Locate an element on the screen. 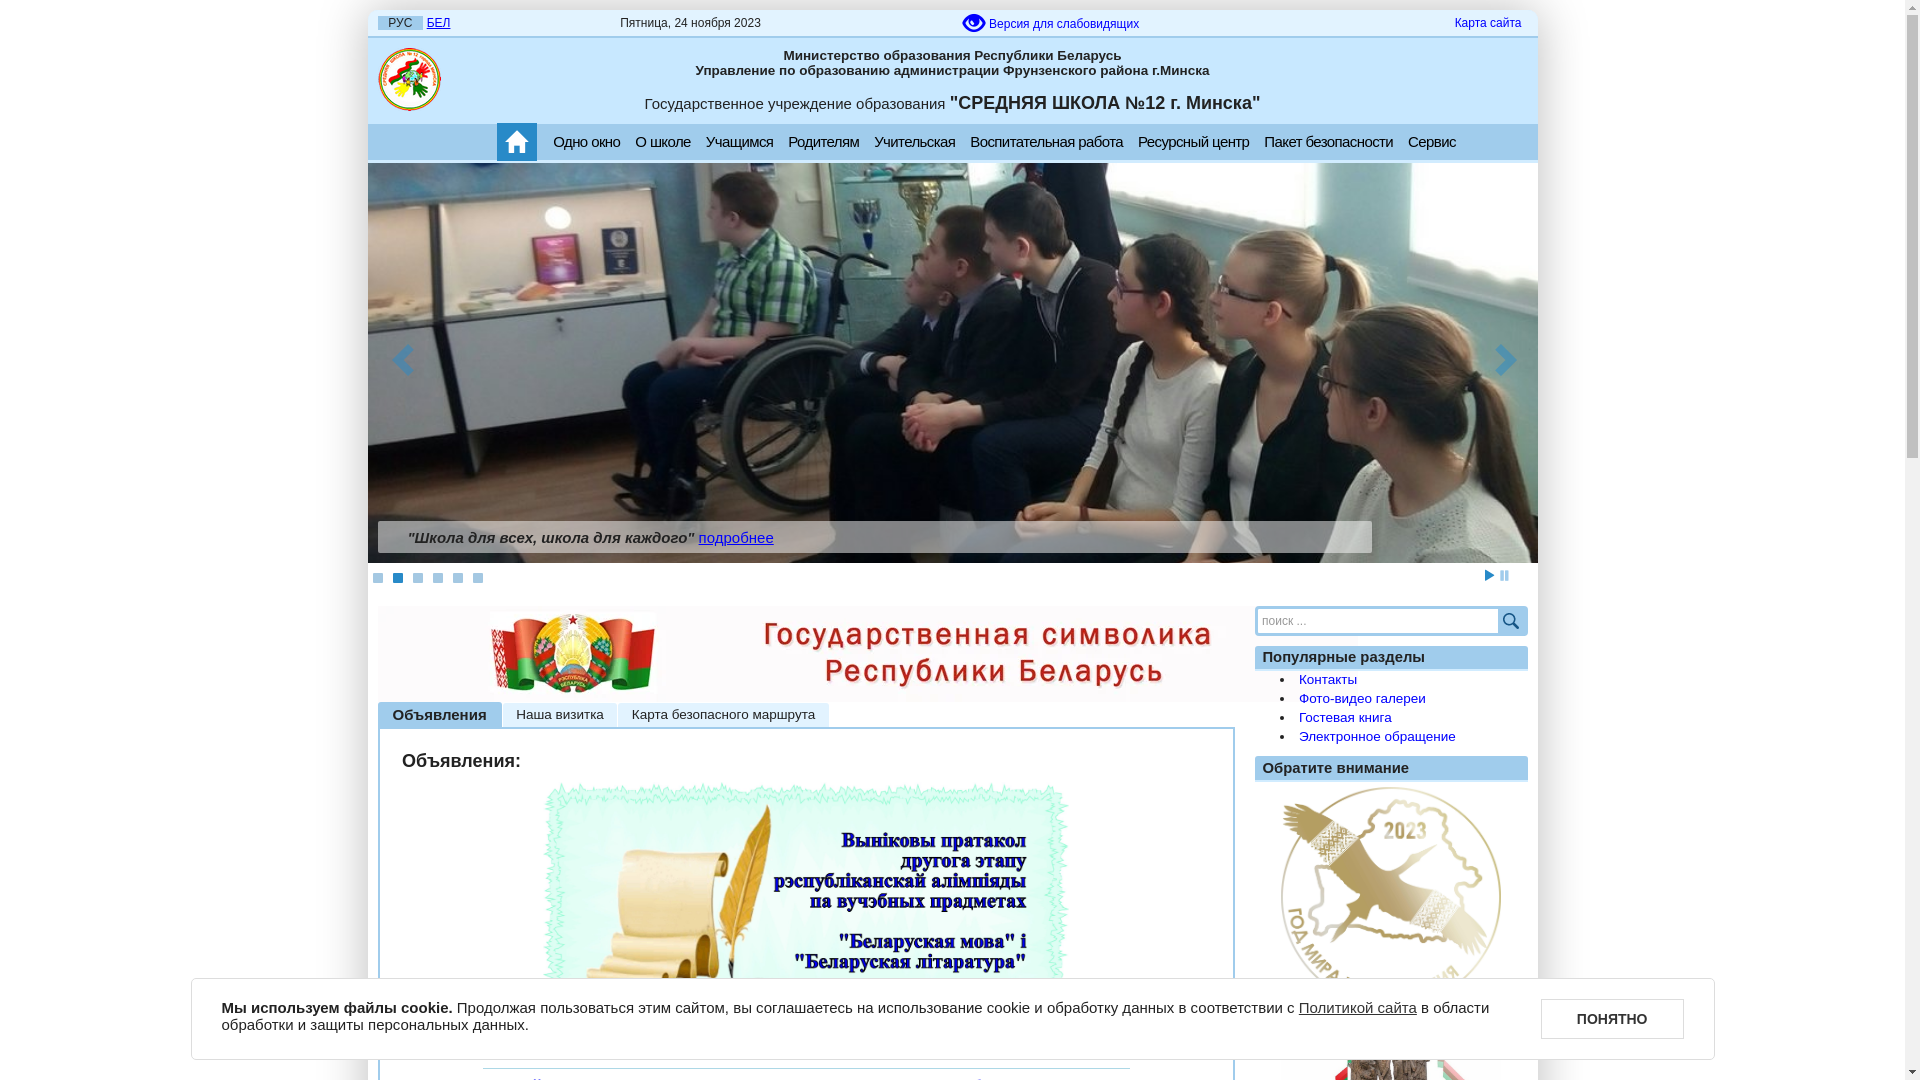 The image size is (1920, 1080). '6' is located at coordinates (475, 578).